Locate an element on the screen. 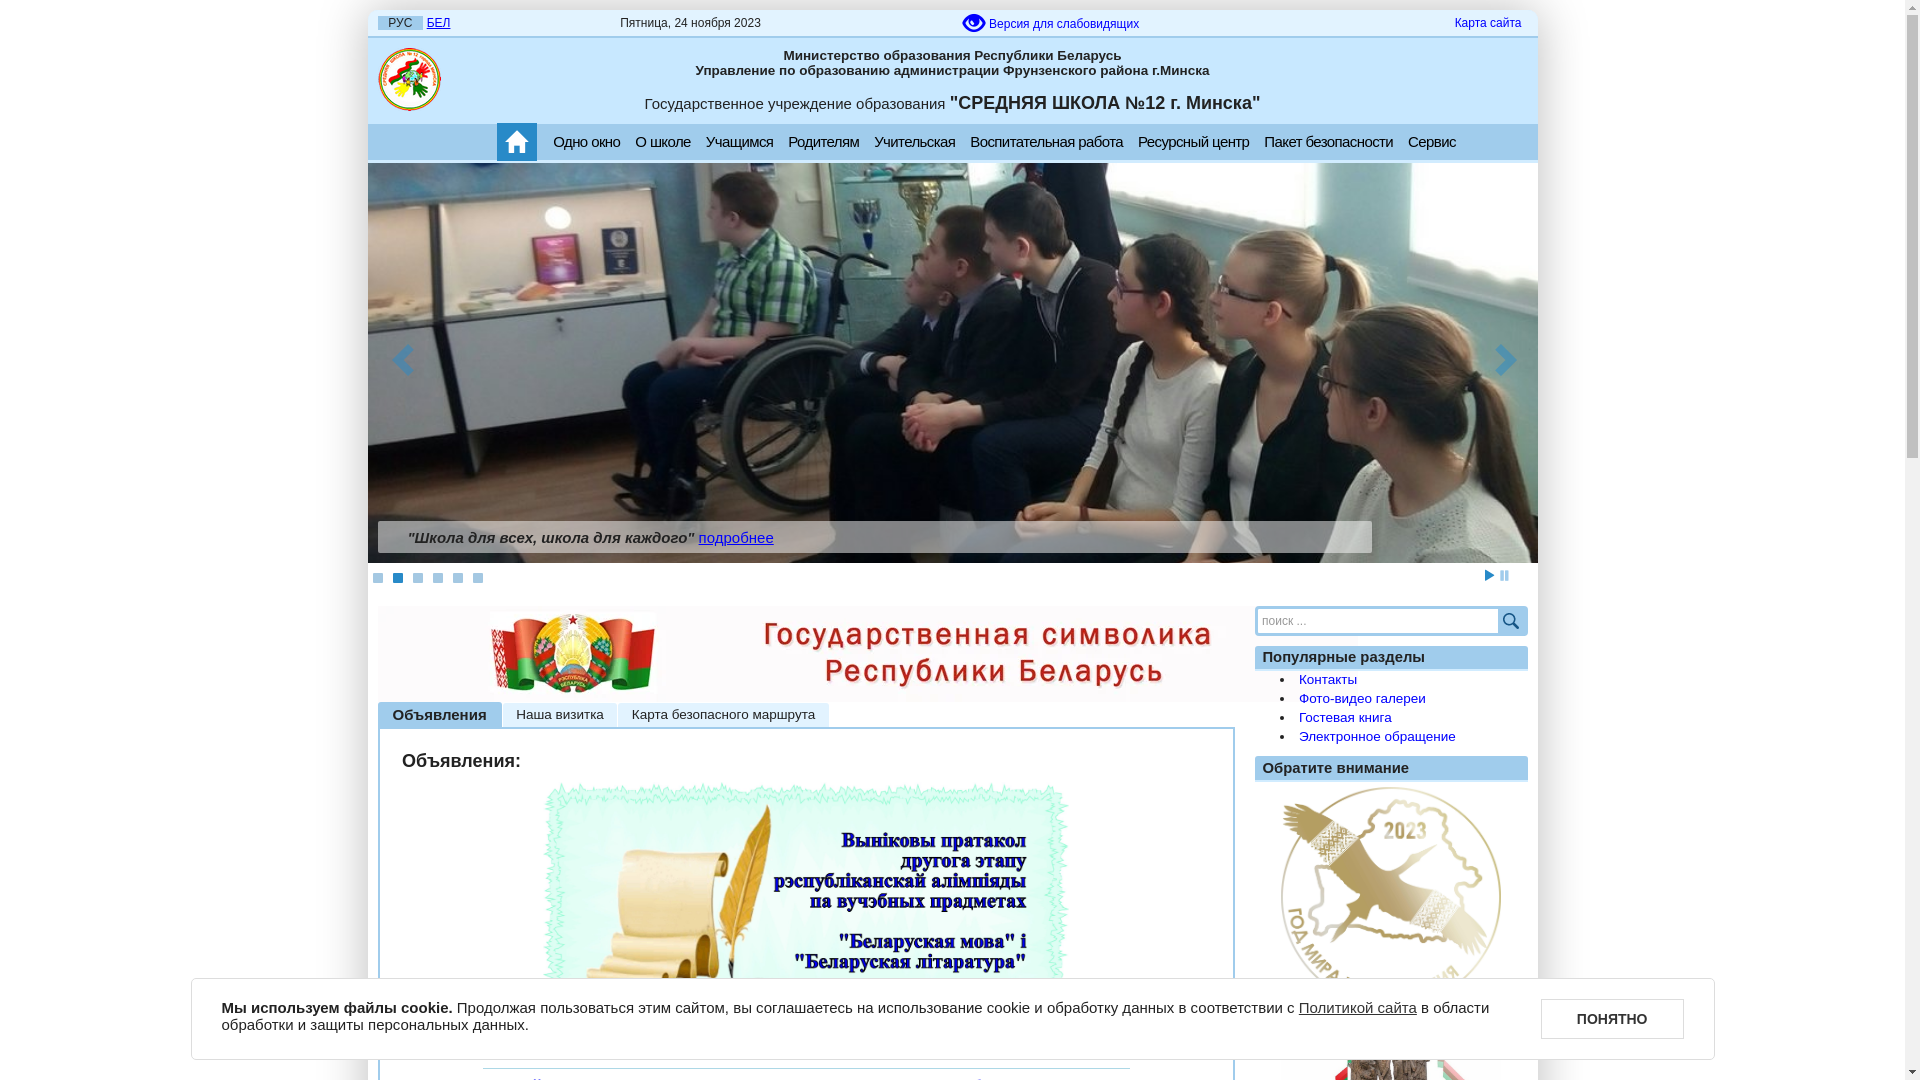 The image size is (1920, 1080). '6' is located at coordinates (475, 578).